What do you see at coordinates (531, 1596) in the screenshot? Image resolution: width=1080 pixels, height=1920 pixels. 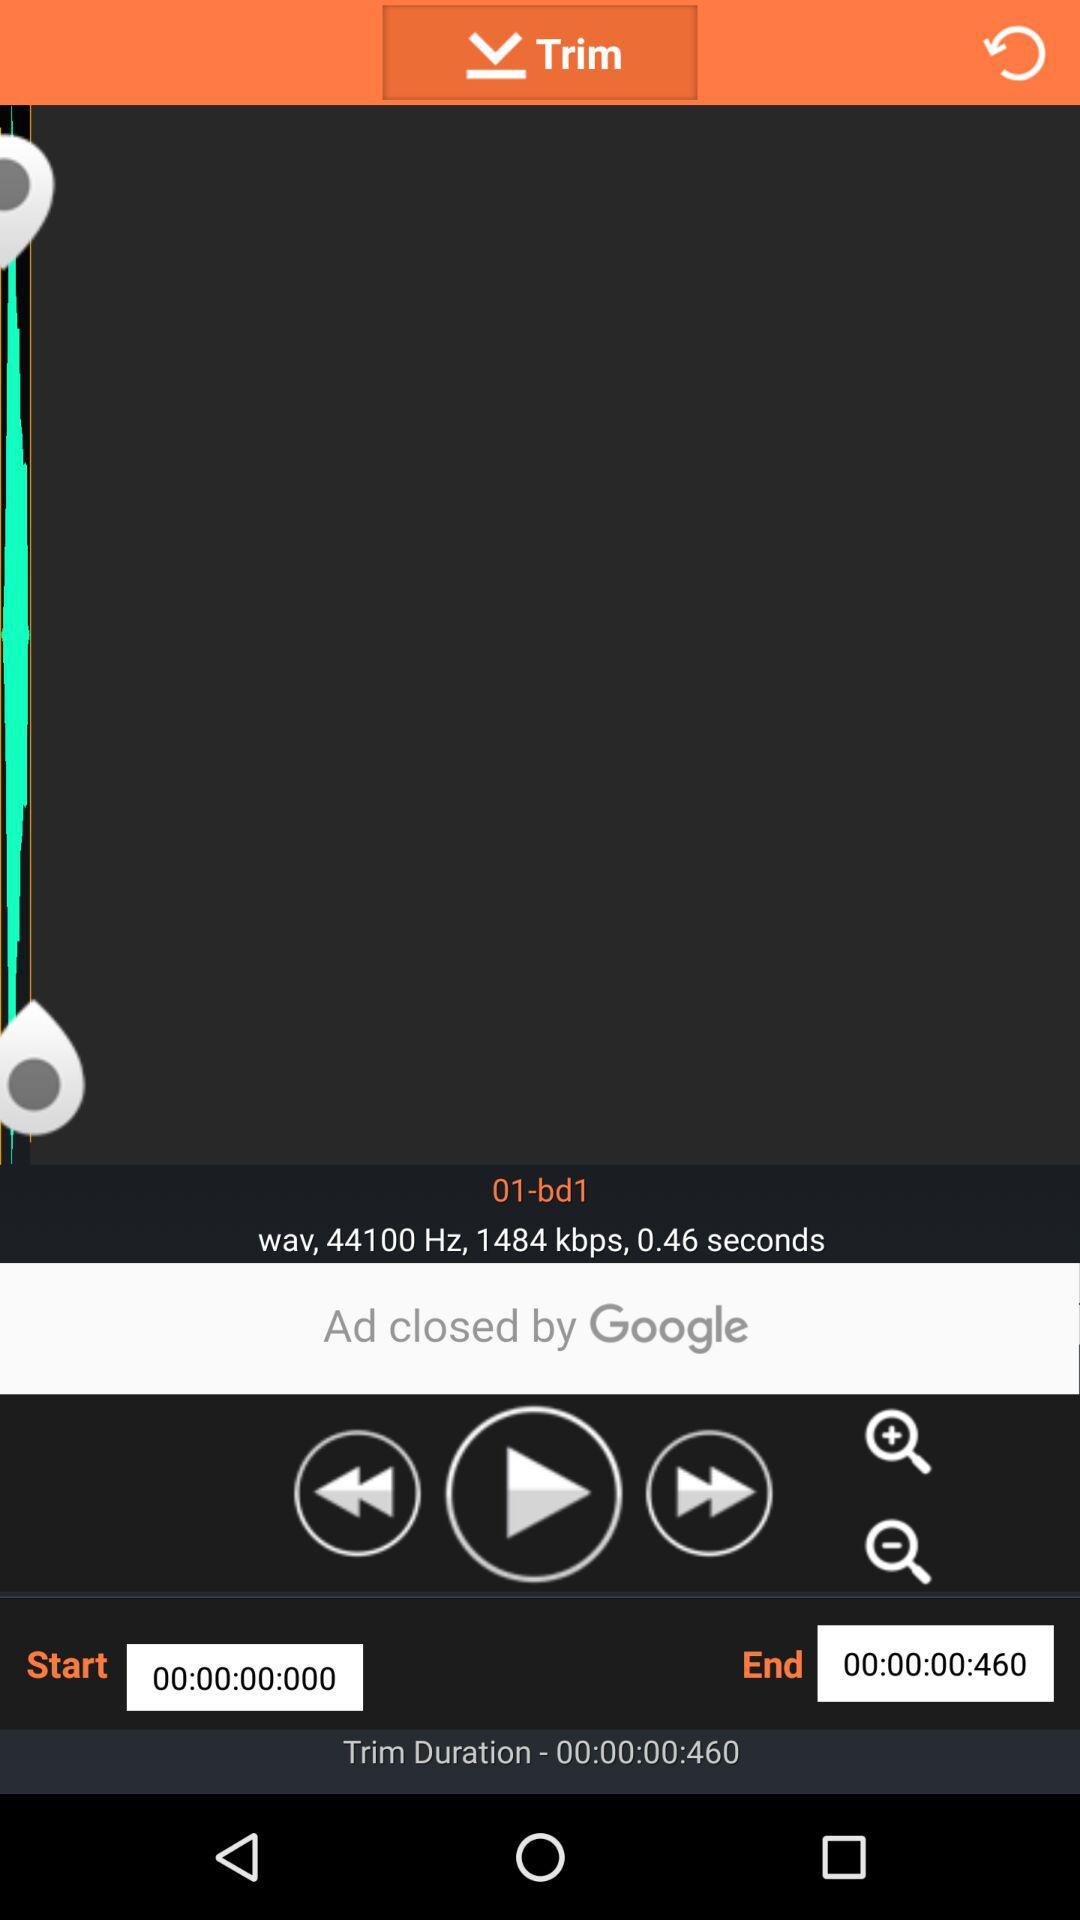 I see `the play icon` at bounding box center [531, 1596].